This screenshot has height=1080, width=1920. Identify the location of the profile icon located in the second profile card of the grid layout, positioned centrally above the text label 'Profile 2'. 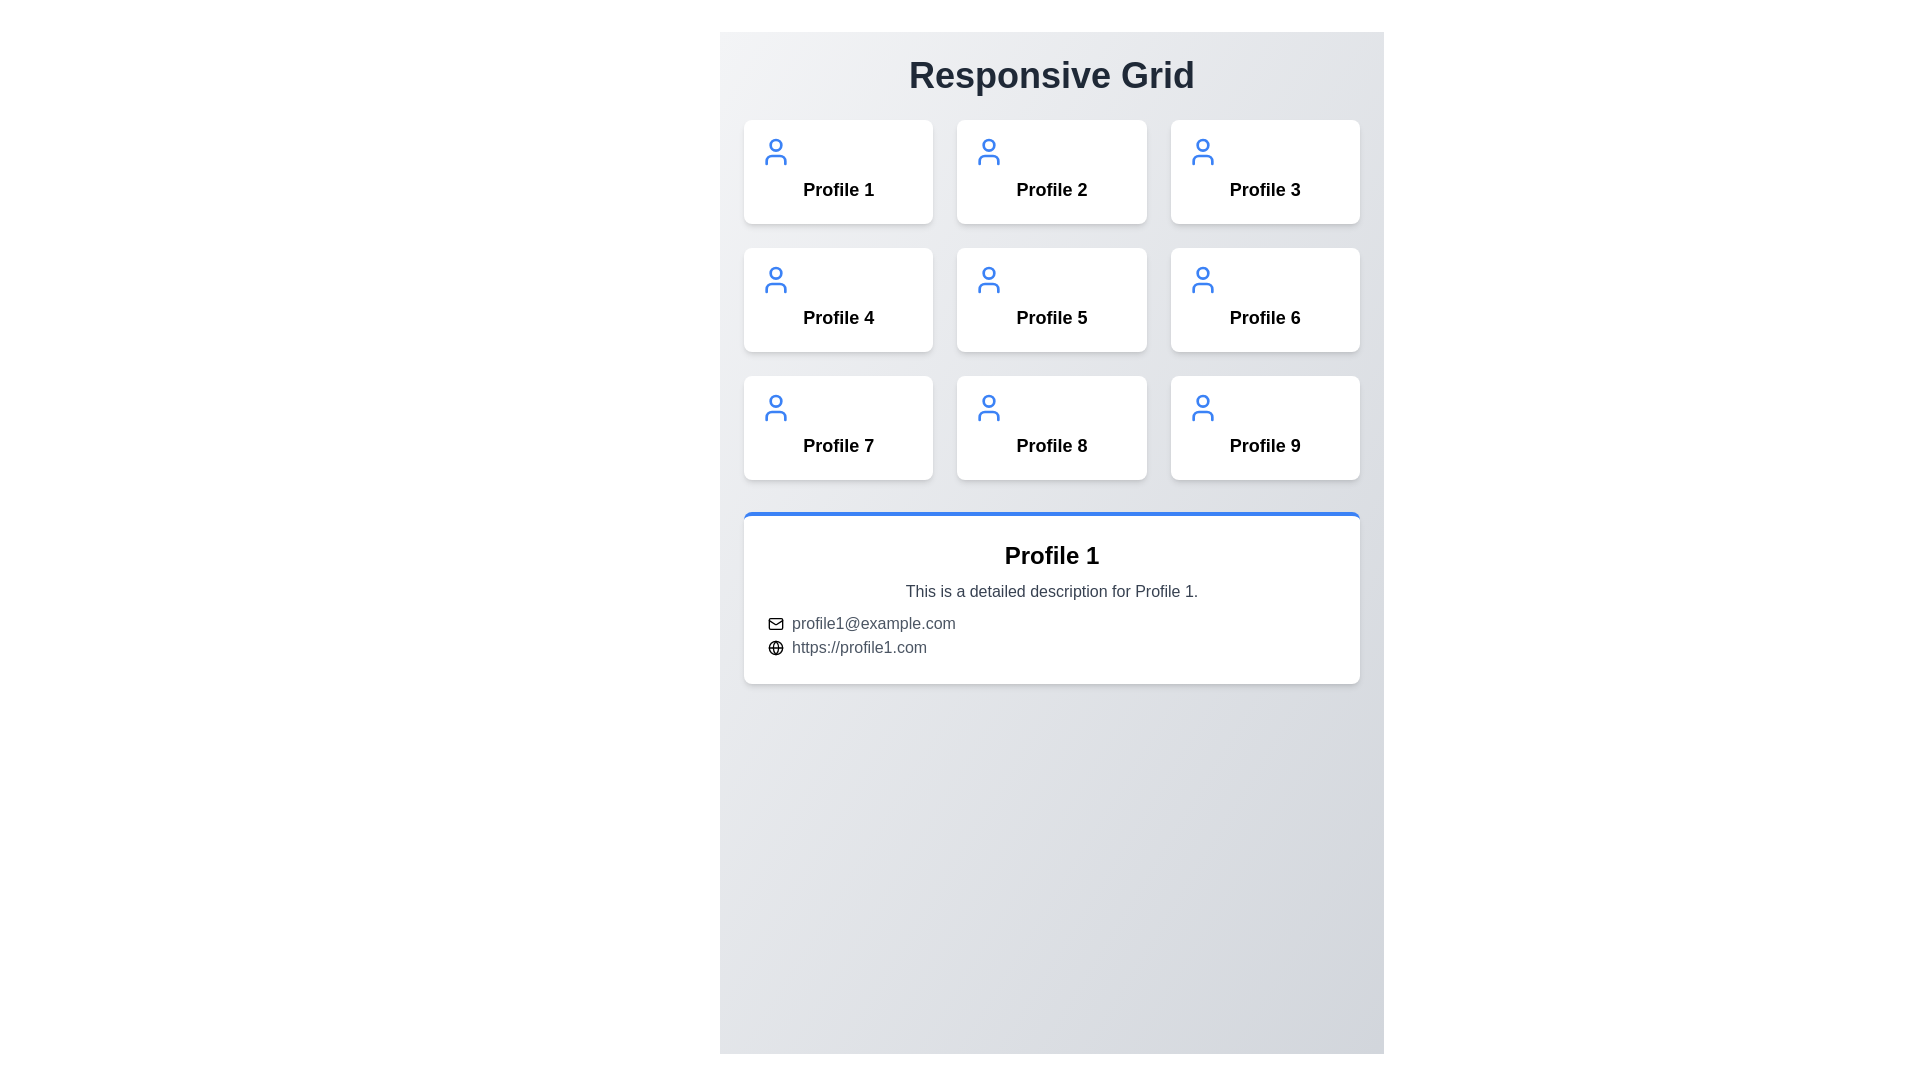
(989, 150).